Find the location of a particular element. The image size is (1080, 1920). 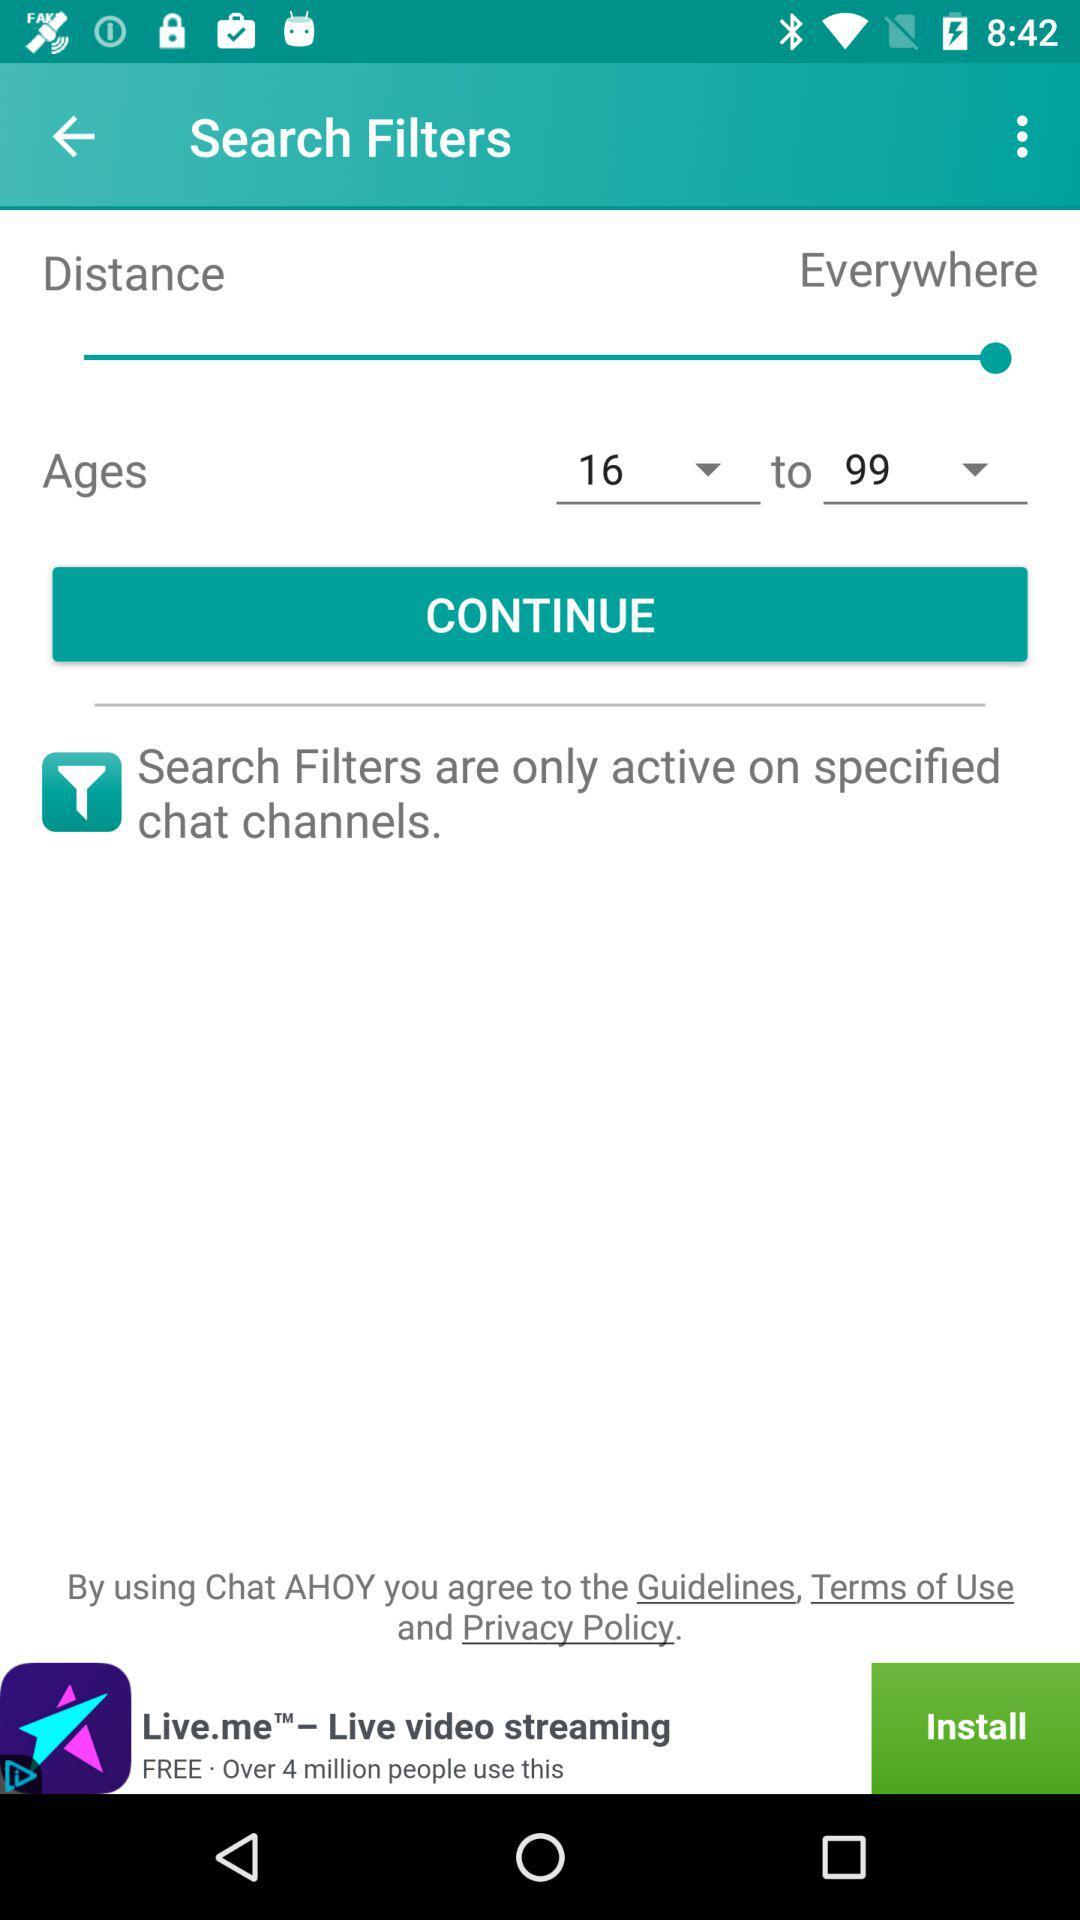

by using chat item is located at coordinates (540, 1605).